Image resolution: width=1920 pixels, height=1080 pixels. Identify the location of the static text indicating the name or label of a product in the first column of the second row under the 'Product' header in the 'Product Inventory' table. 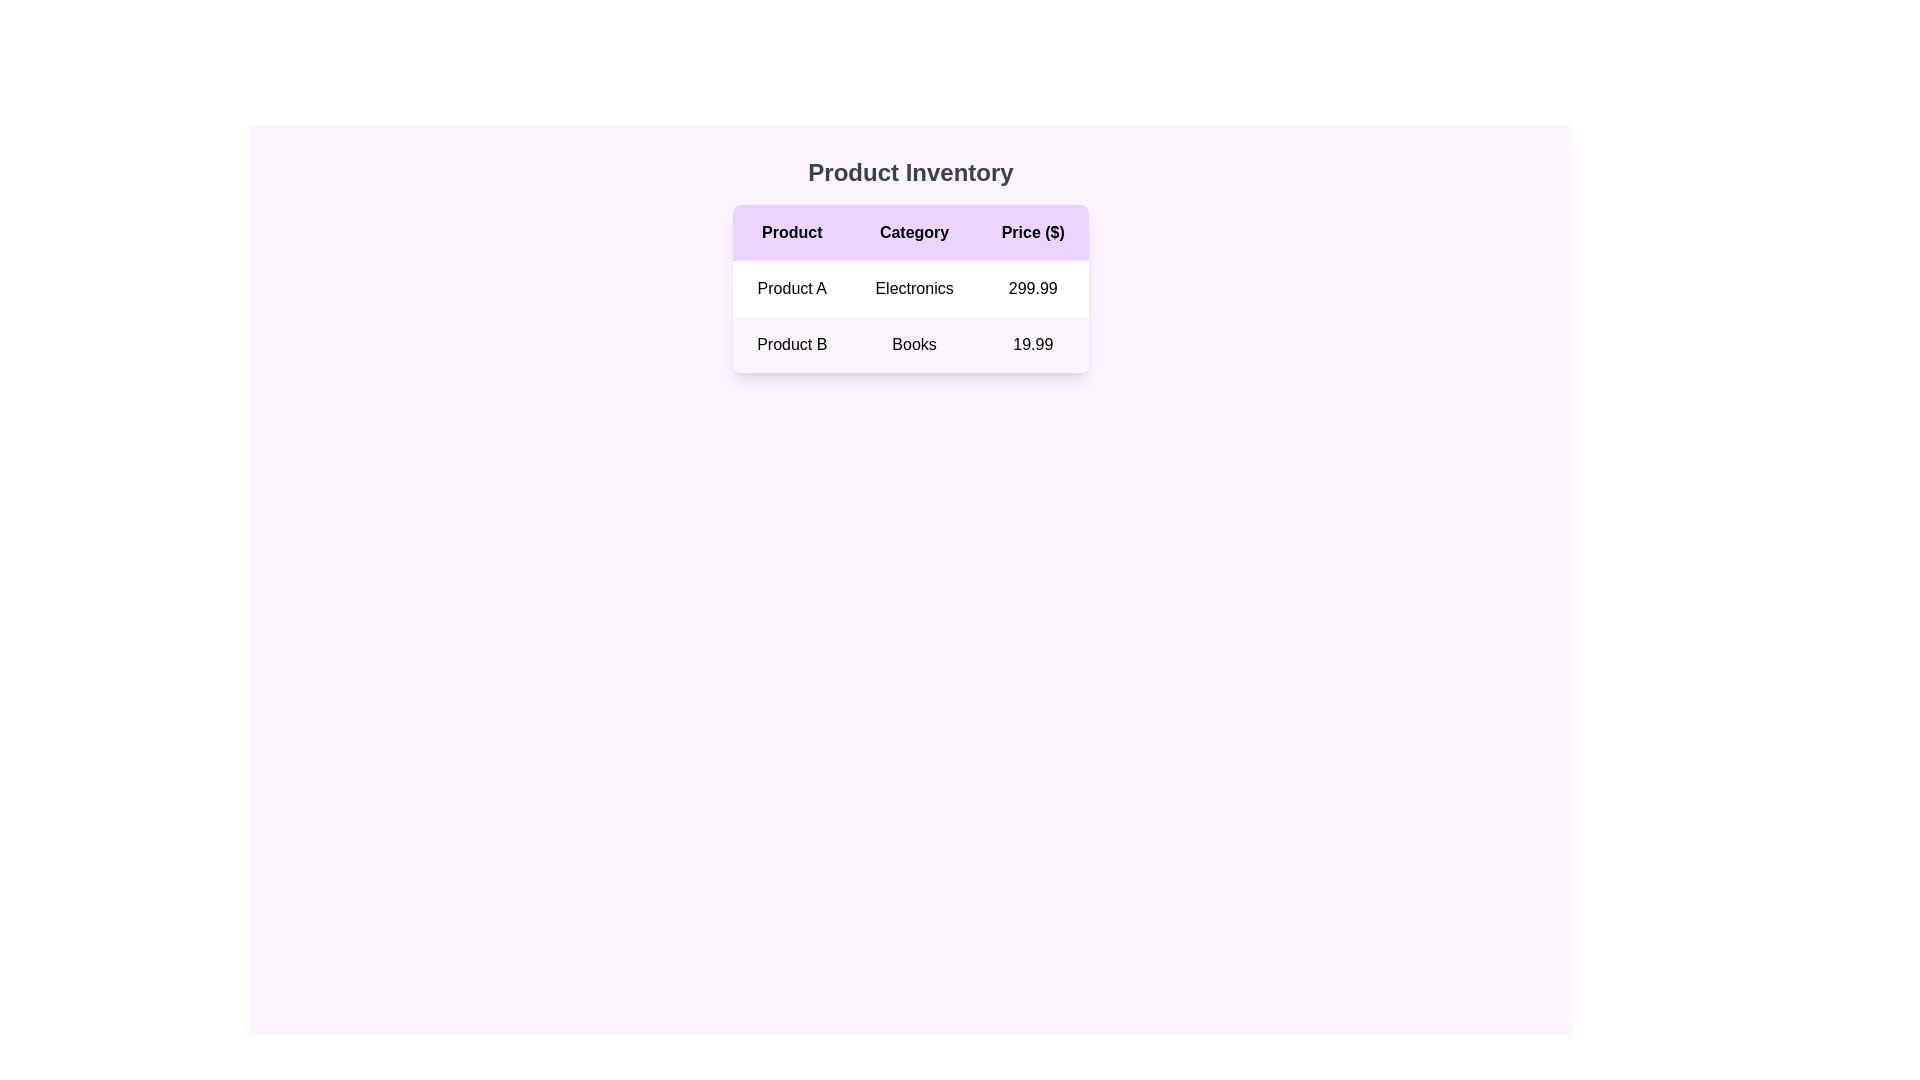
(791, 343).